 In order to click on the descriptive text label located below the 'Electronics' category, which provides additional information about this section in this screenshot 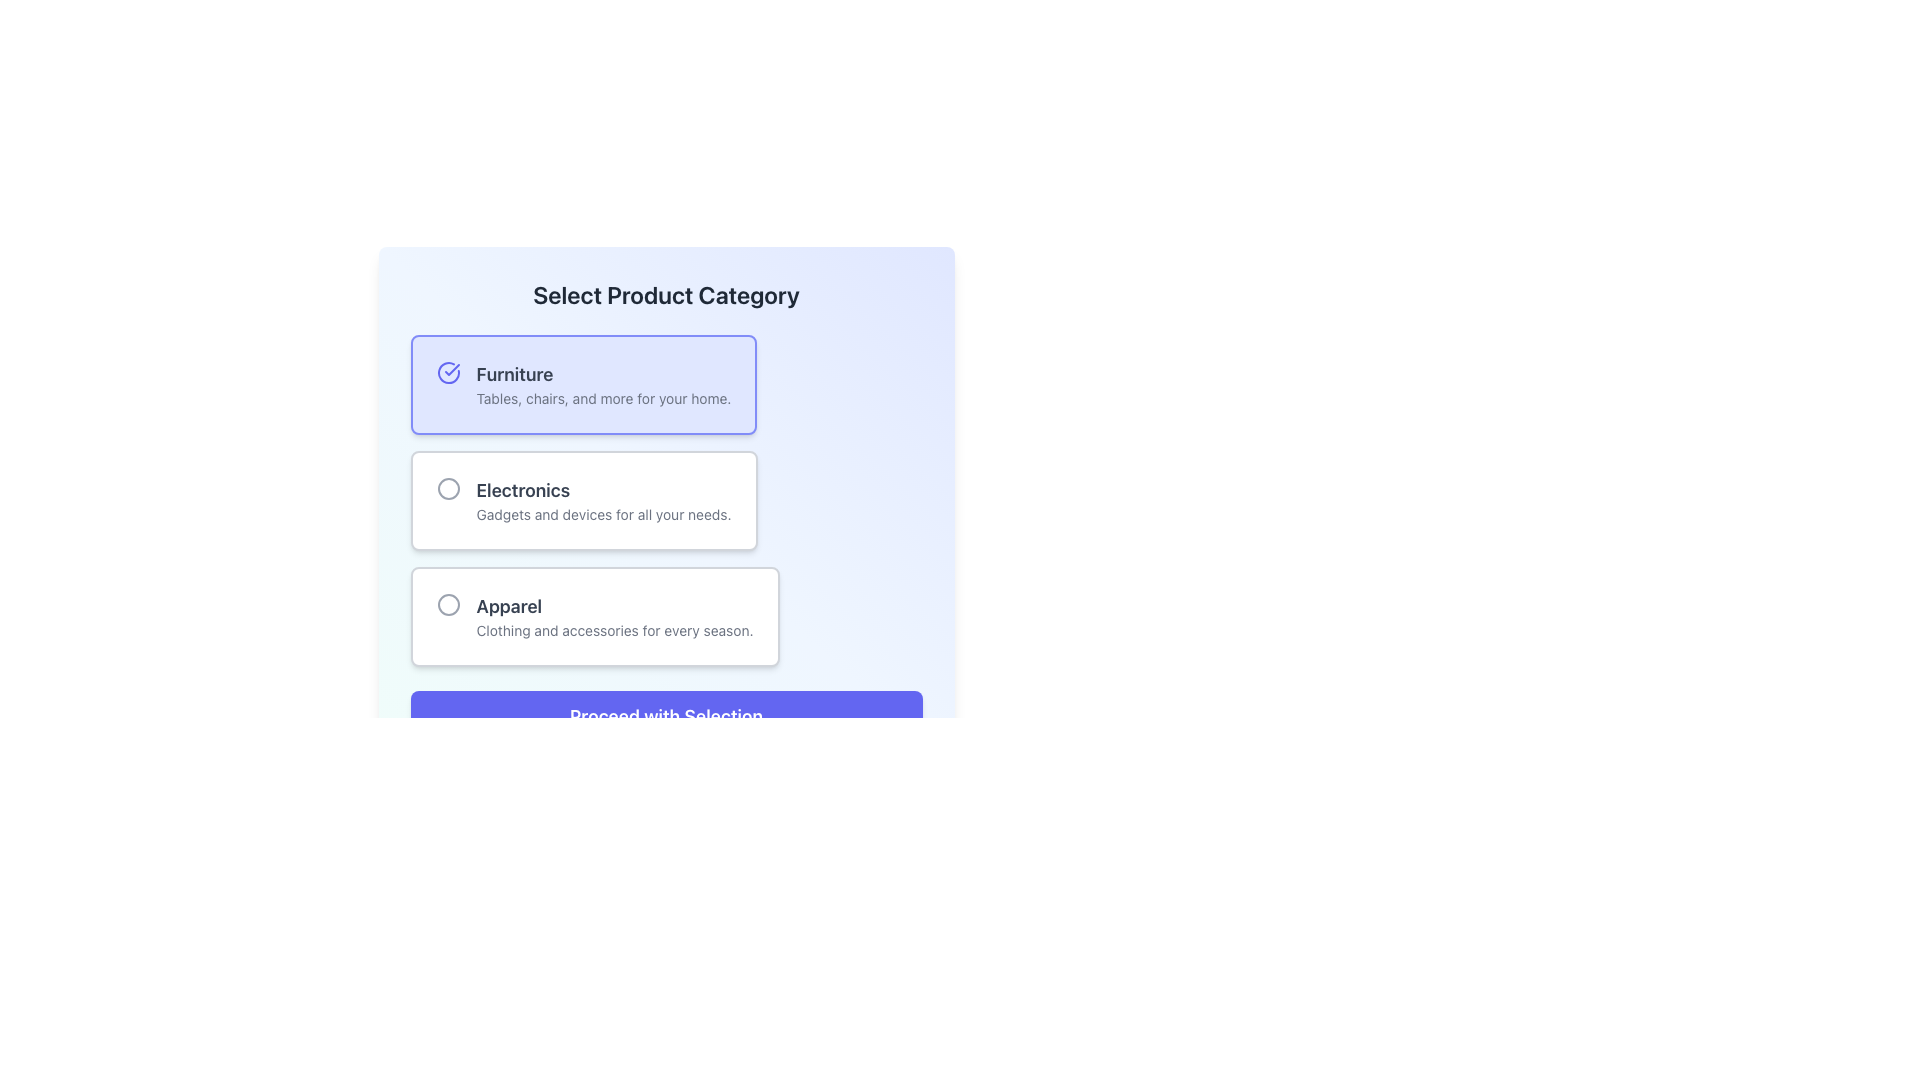, I will do `click(603, 514)`.